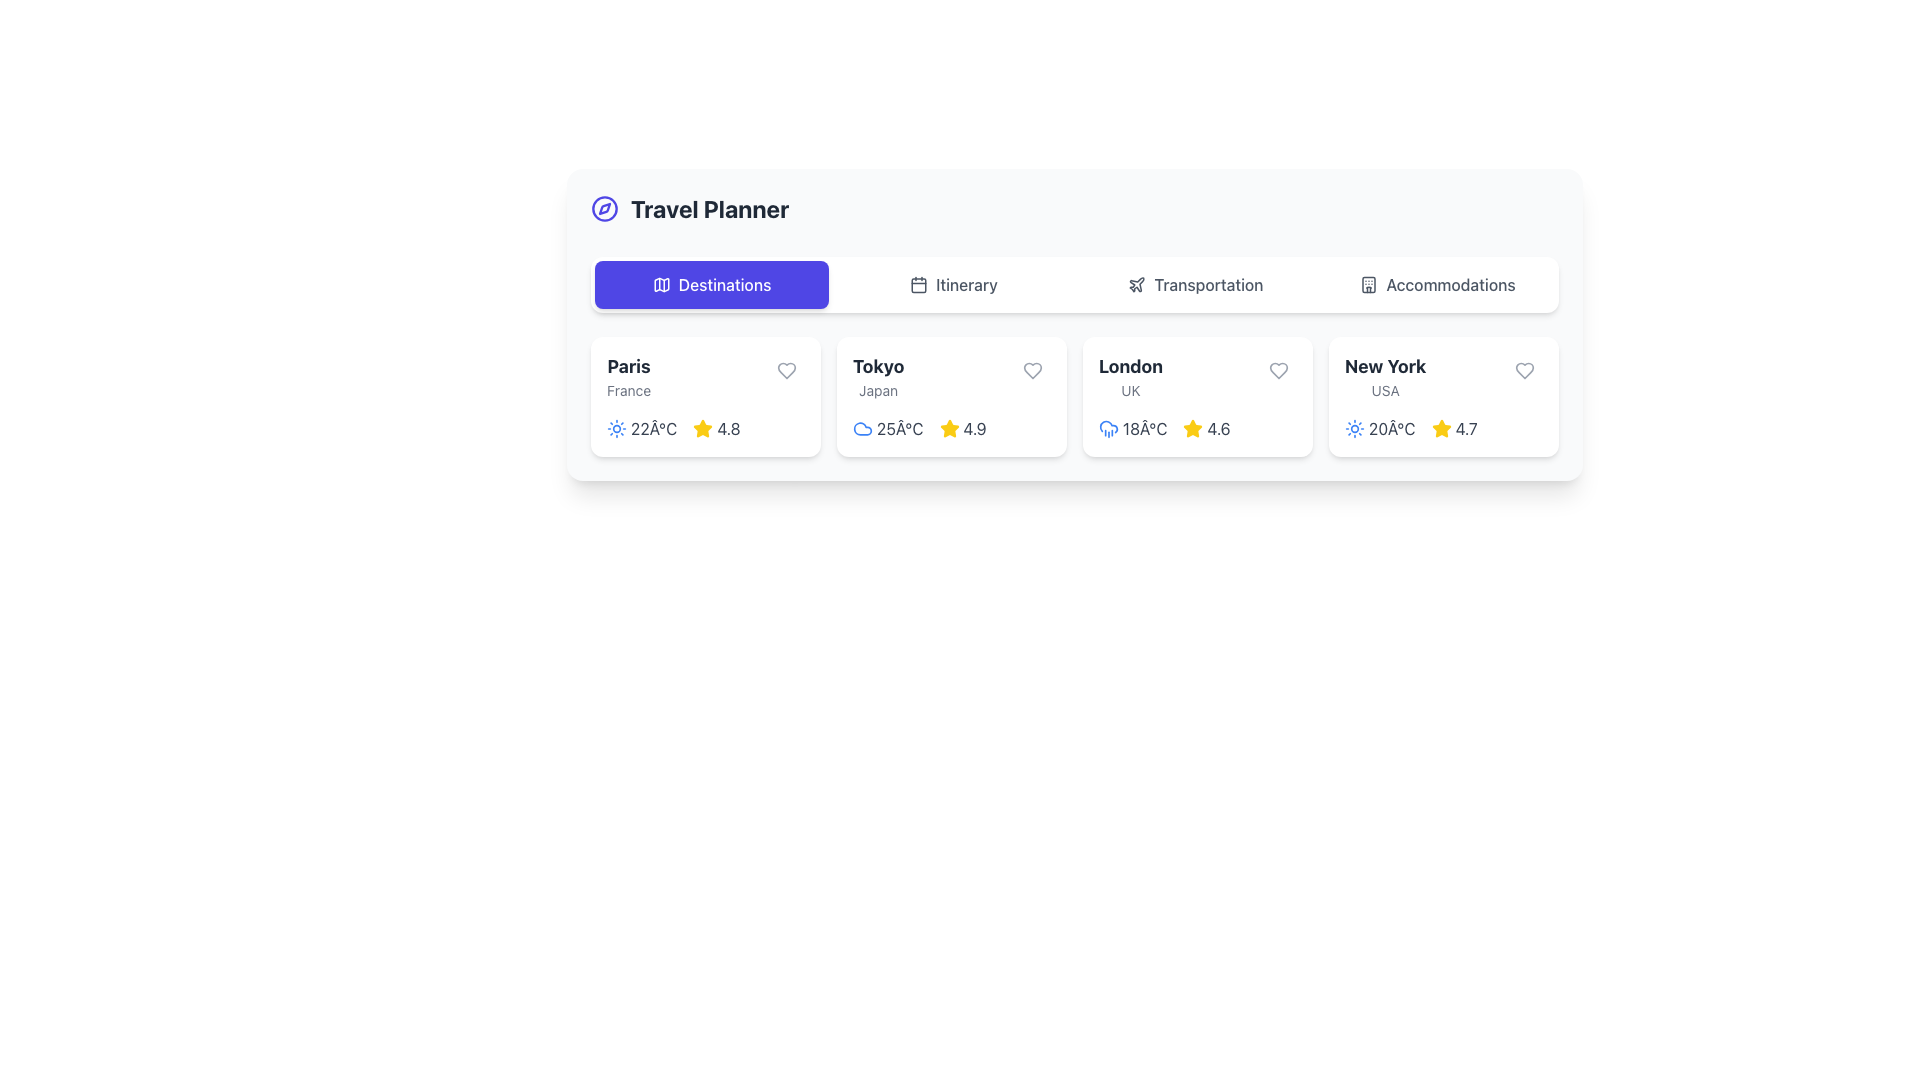 The height and width of the screenshot is (1080, 1920). Describe the element at coordinates (1379, 427) in the screenshot. I see `weather information displayed as '20°C' accompanied by a sun icon in the 'New York' card under the 'Destinations' header of the 'Travel Planner' section` at that location.